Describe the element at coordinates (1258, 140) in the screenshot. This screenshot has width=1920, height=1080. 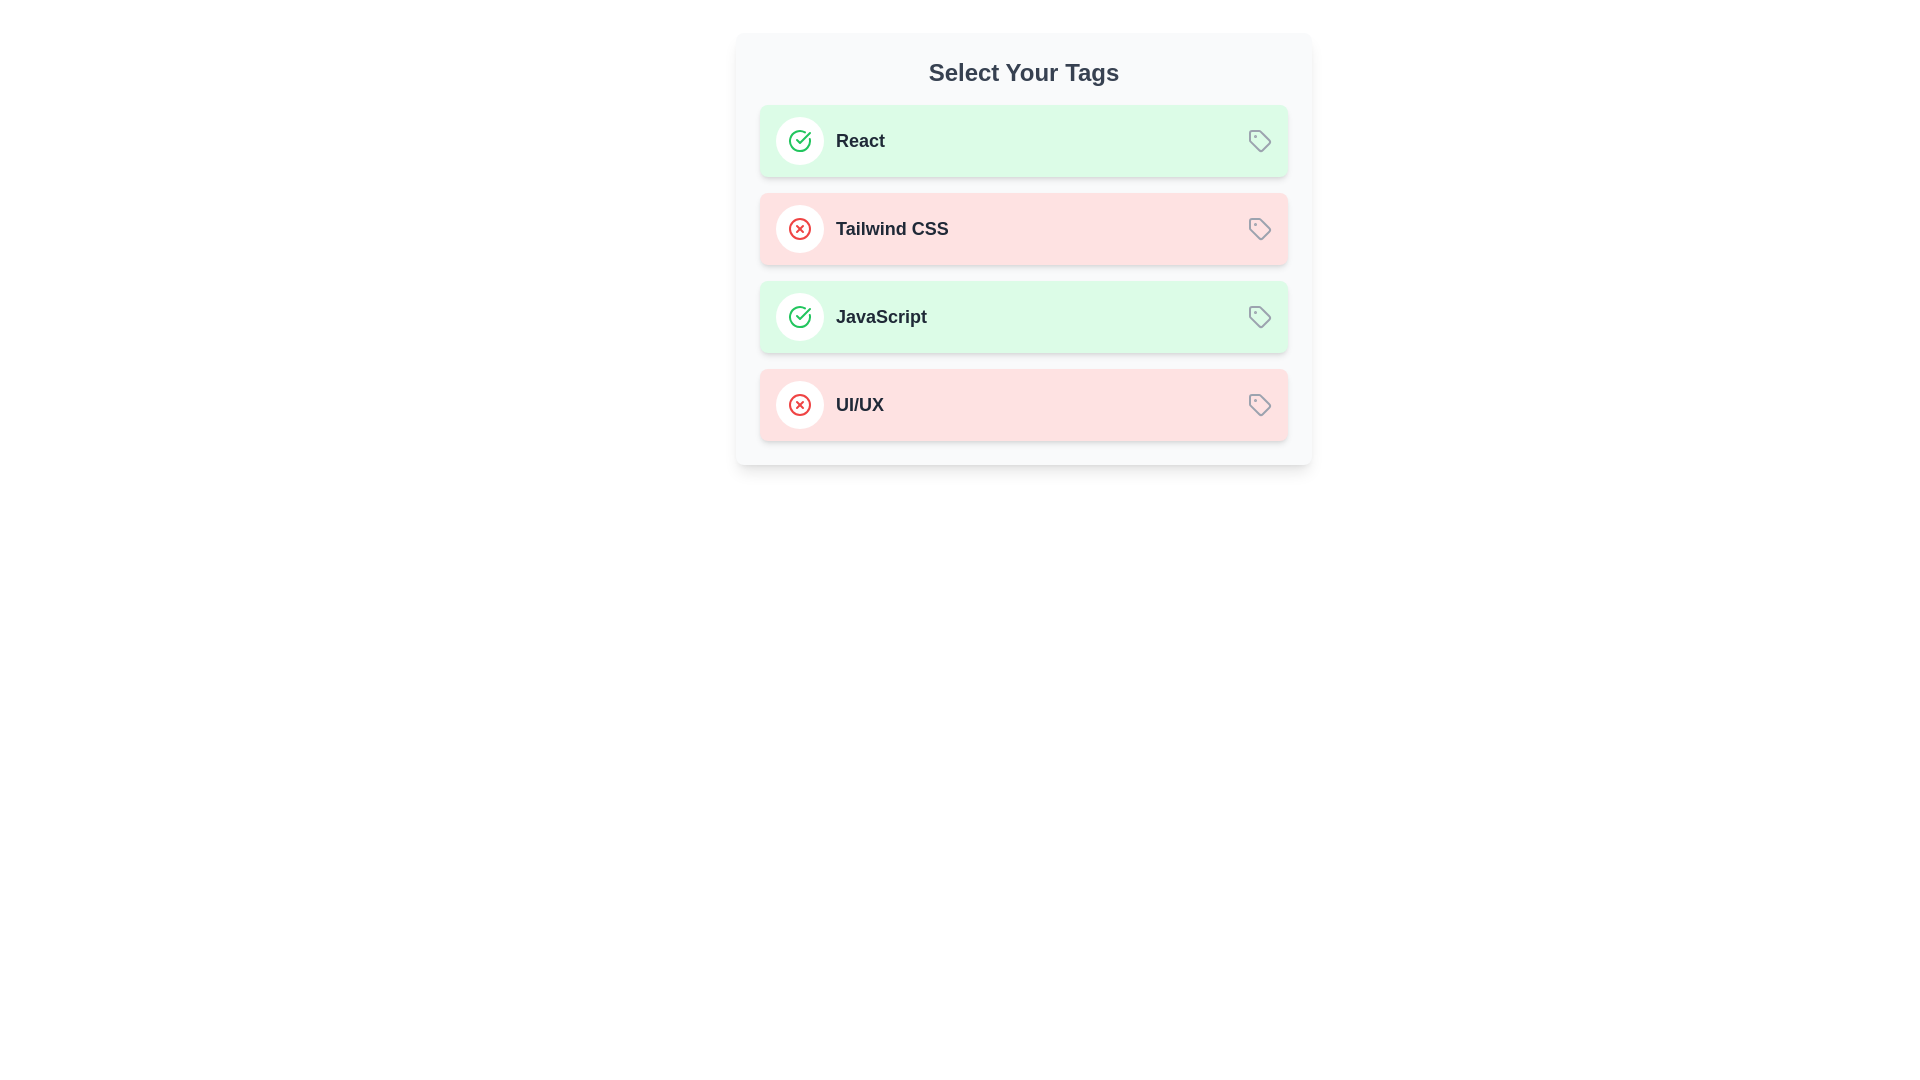
I see `the vector icon located to the right side of the 'React' option in the 'Select Your Tags' section` at that location.